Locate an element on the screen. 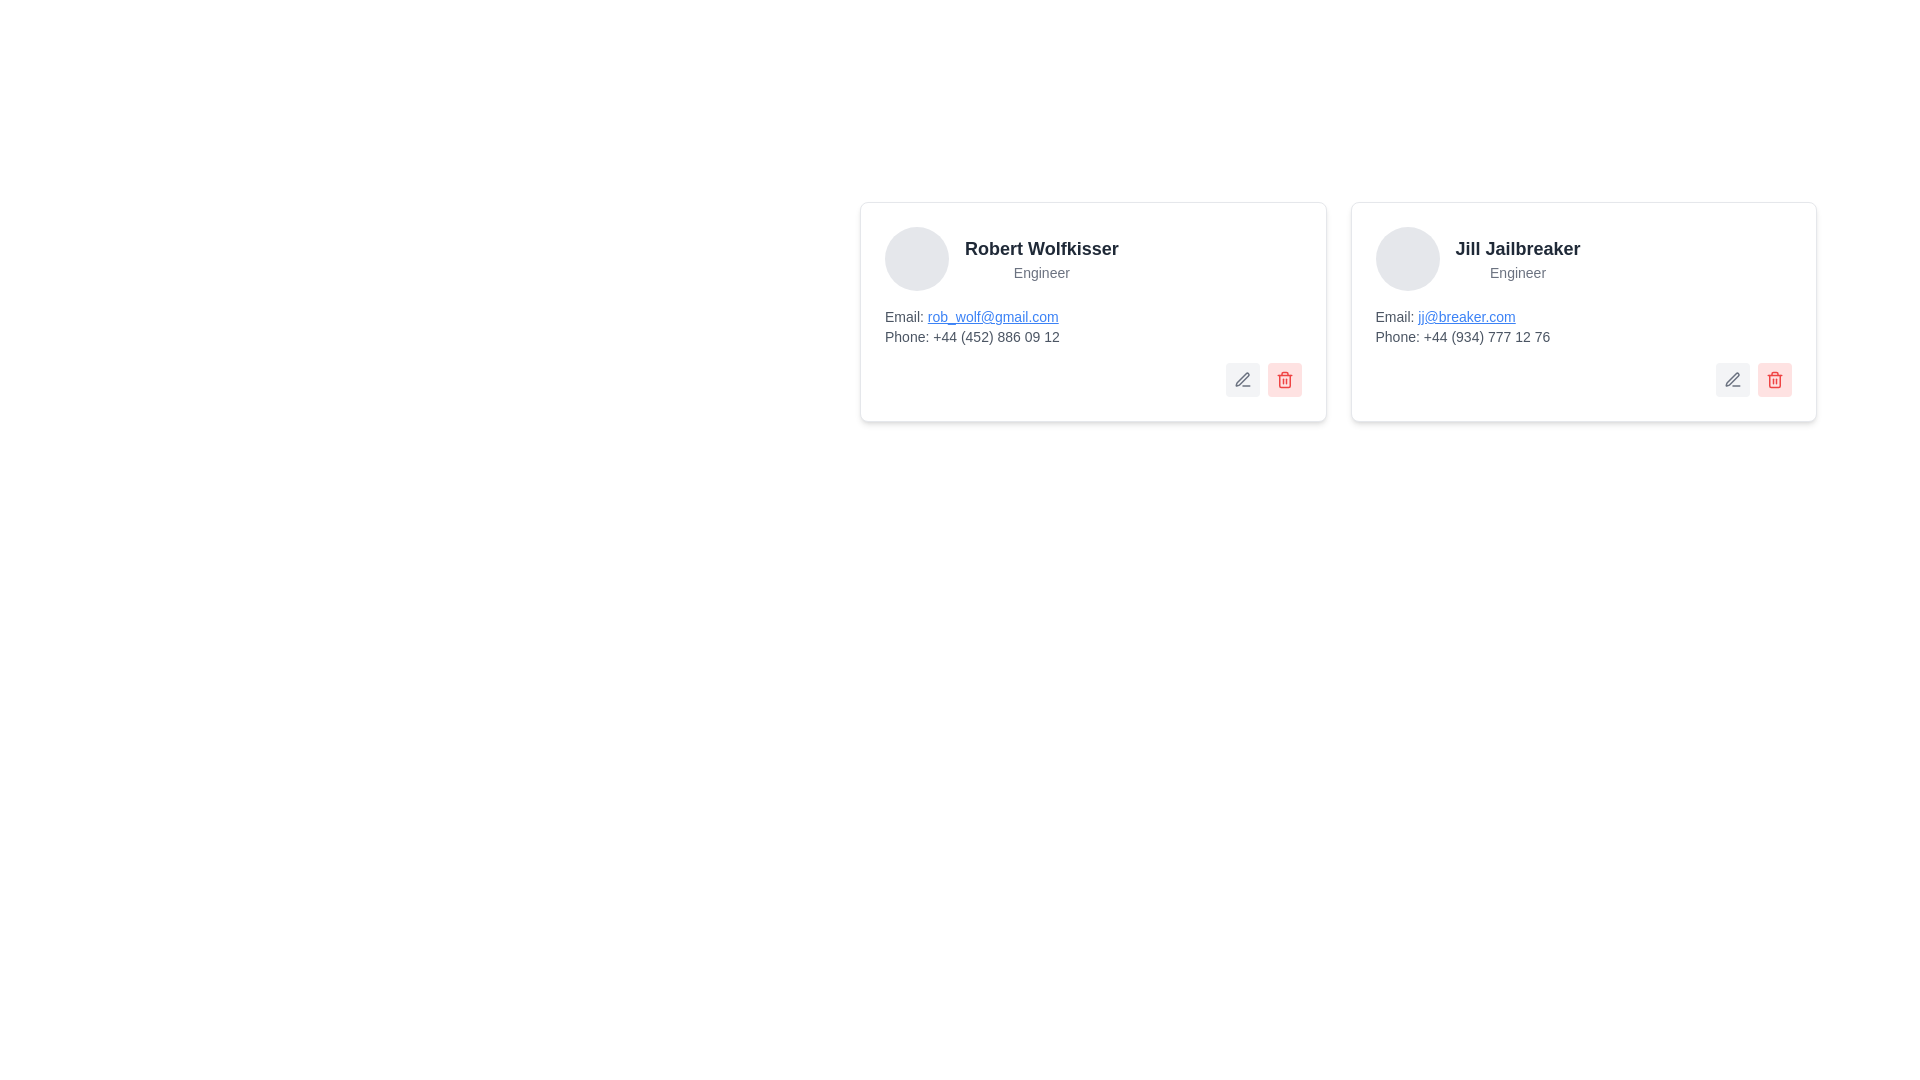 This screenshot has height=1080, width=1920. the pen/edit icon within the button located in the first card from the right at the bottom-right corner is located at coordinates (1241, 380).